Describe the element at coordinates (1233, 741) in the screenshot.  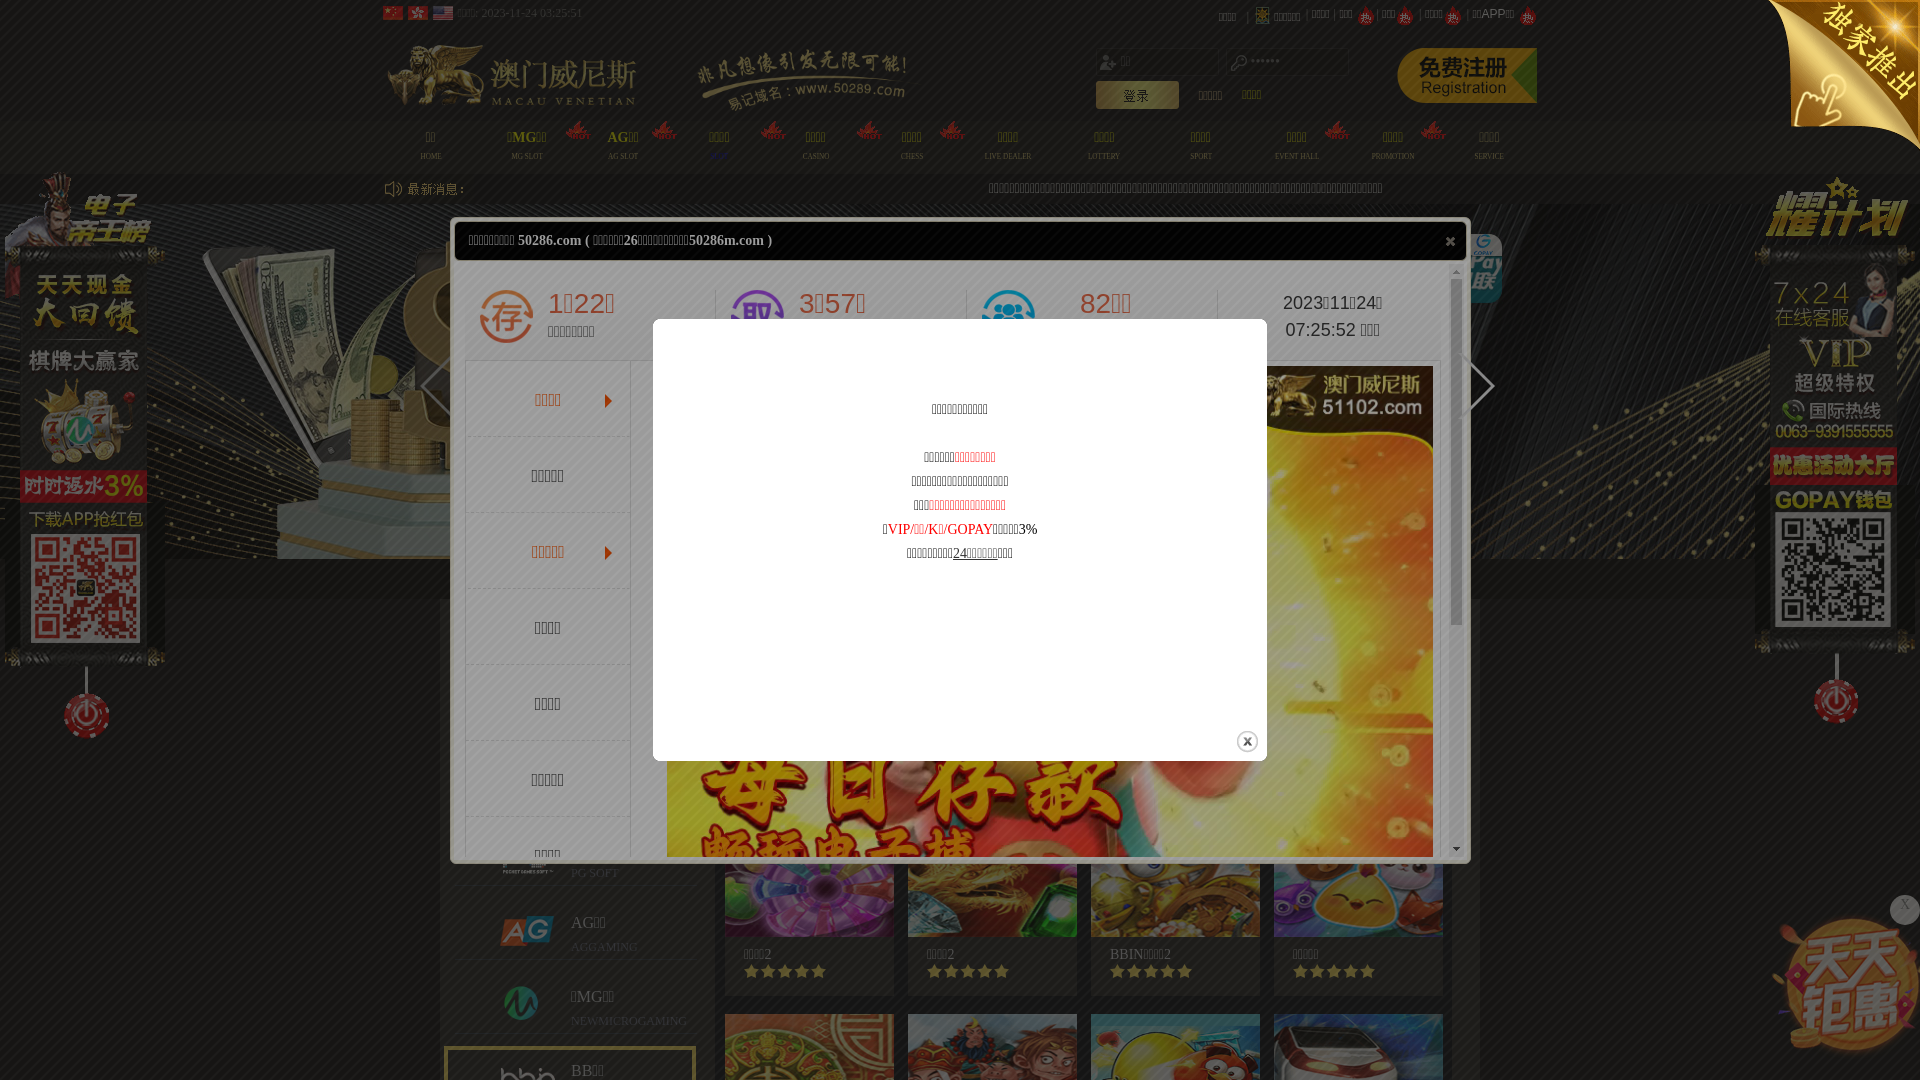
I see `'close'` at that location.